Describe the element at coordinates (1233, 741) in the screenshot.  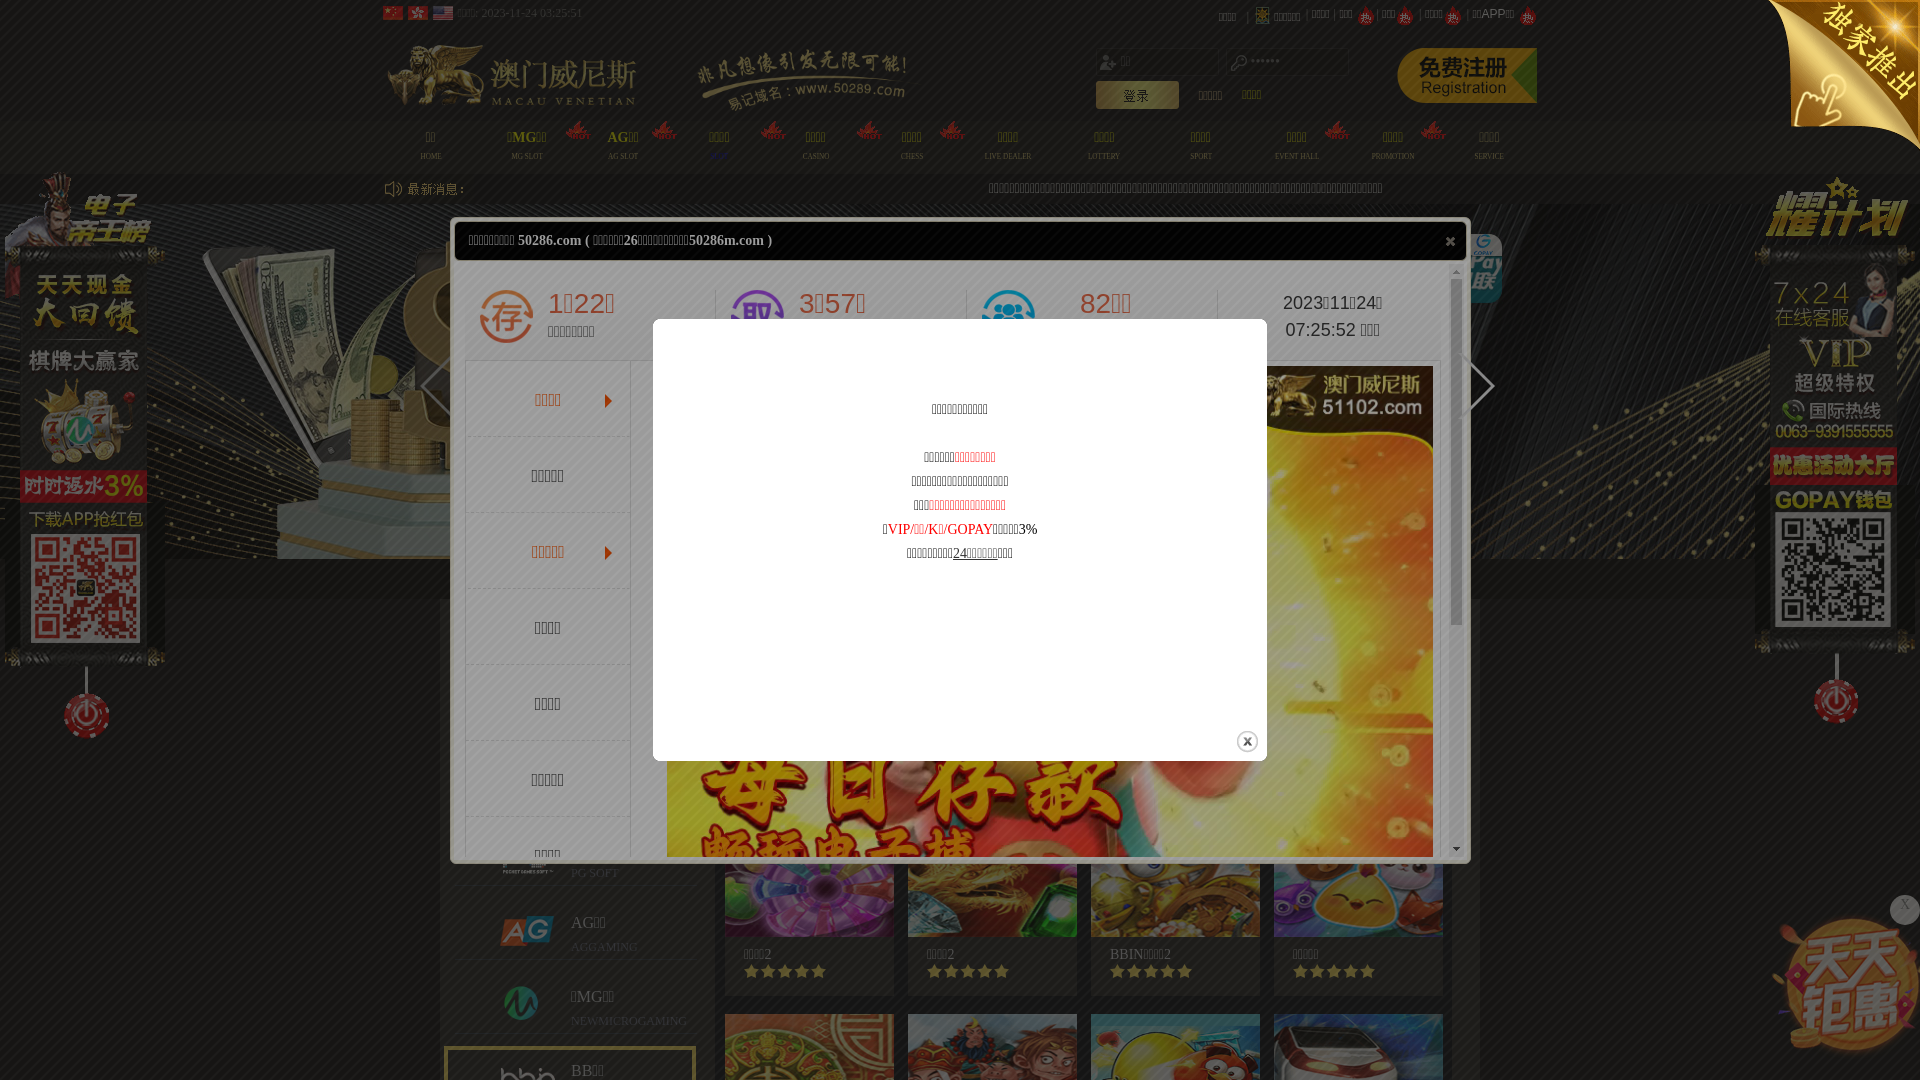
I see `'close'` at that location.